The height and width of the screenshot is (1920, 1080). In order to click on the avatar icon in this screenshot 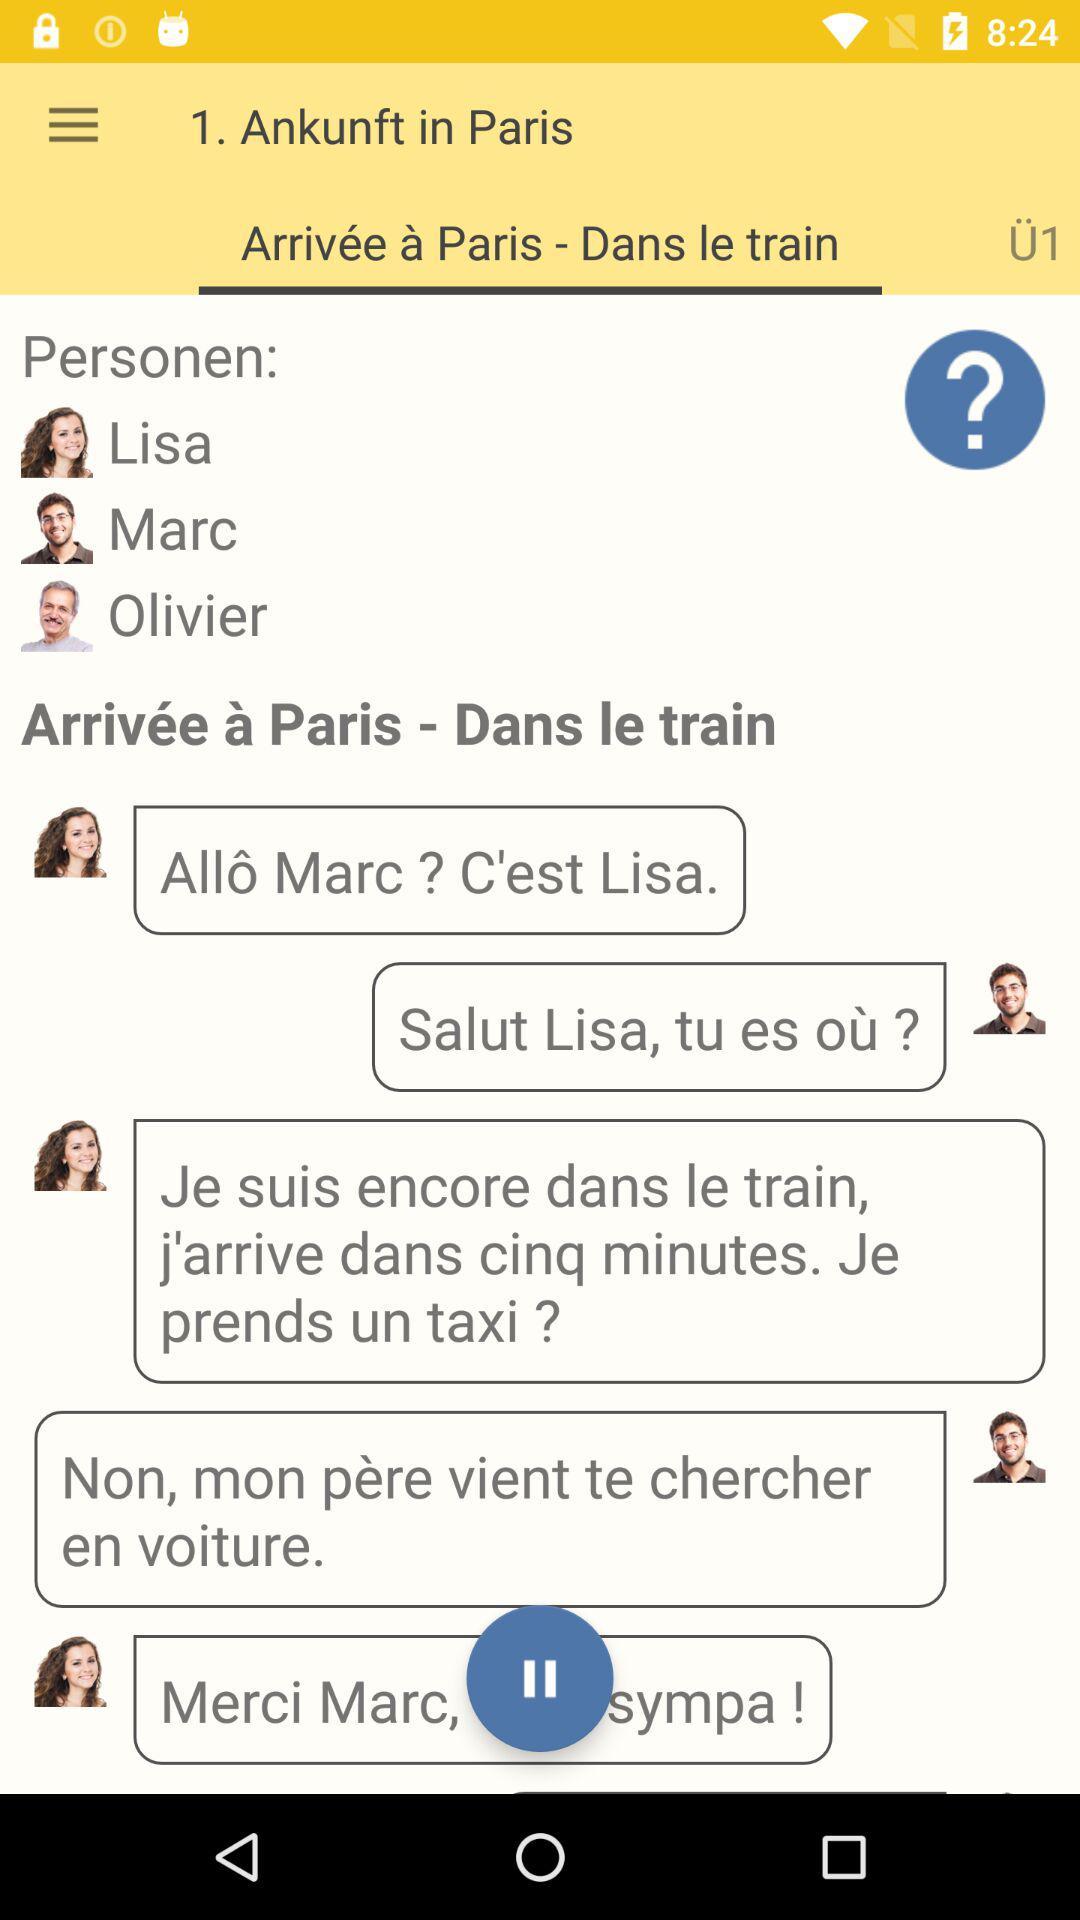, I will do `click(69, 1670)`.